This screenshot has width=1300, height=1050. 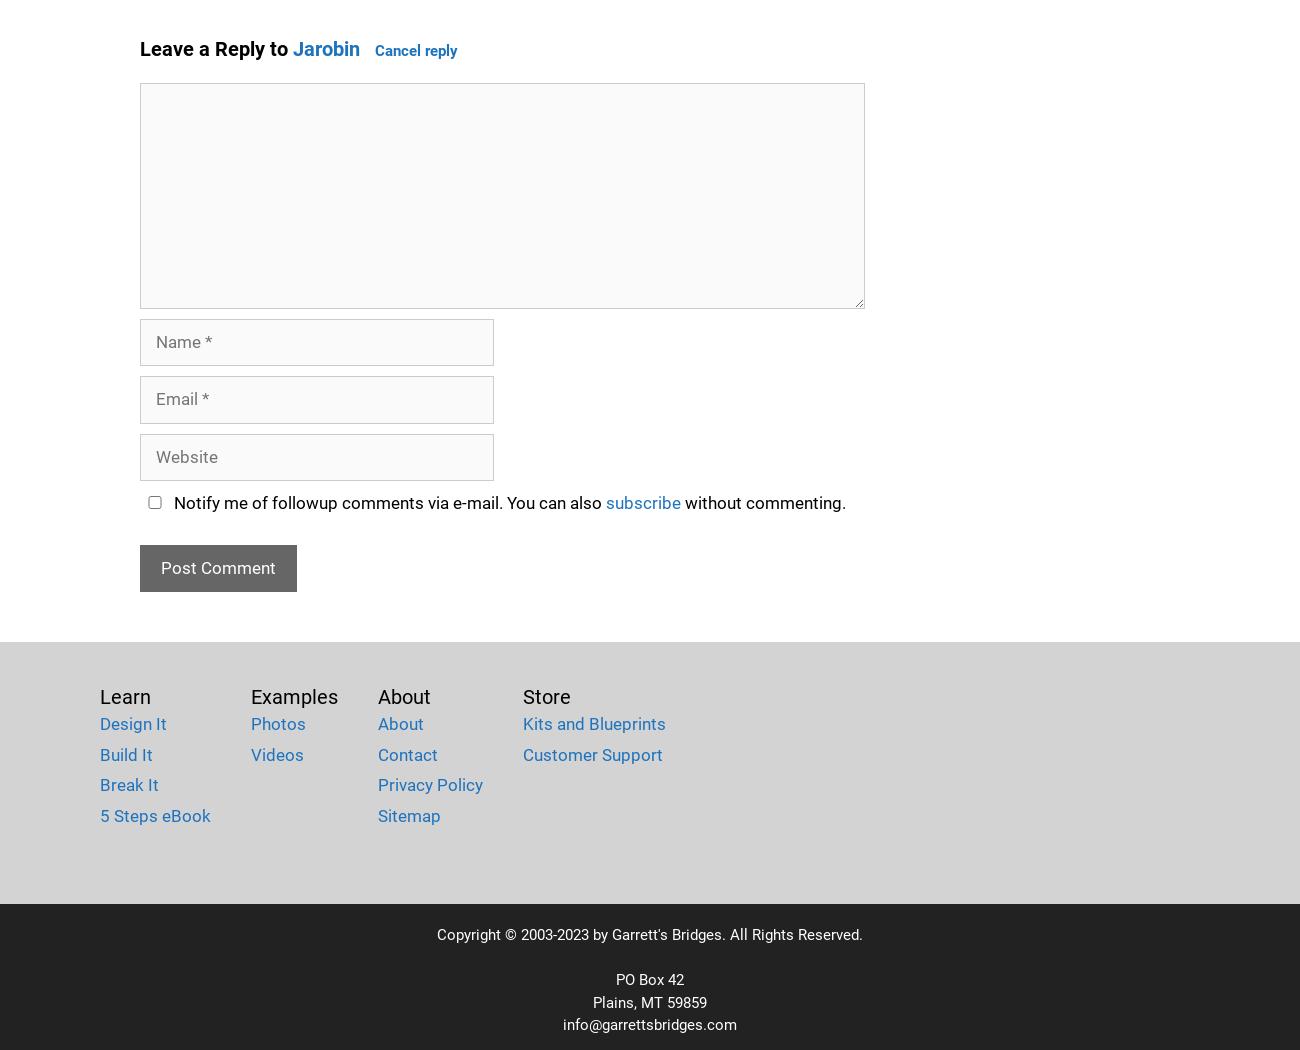 What do you see at coordinates (650, 1002) in the screenshot?
I see `'Plains, MT 59859'` at bounding box center [650, 1002].